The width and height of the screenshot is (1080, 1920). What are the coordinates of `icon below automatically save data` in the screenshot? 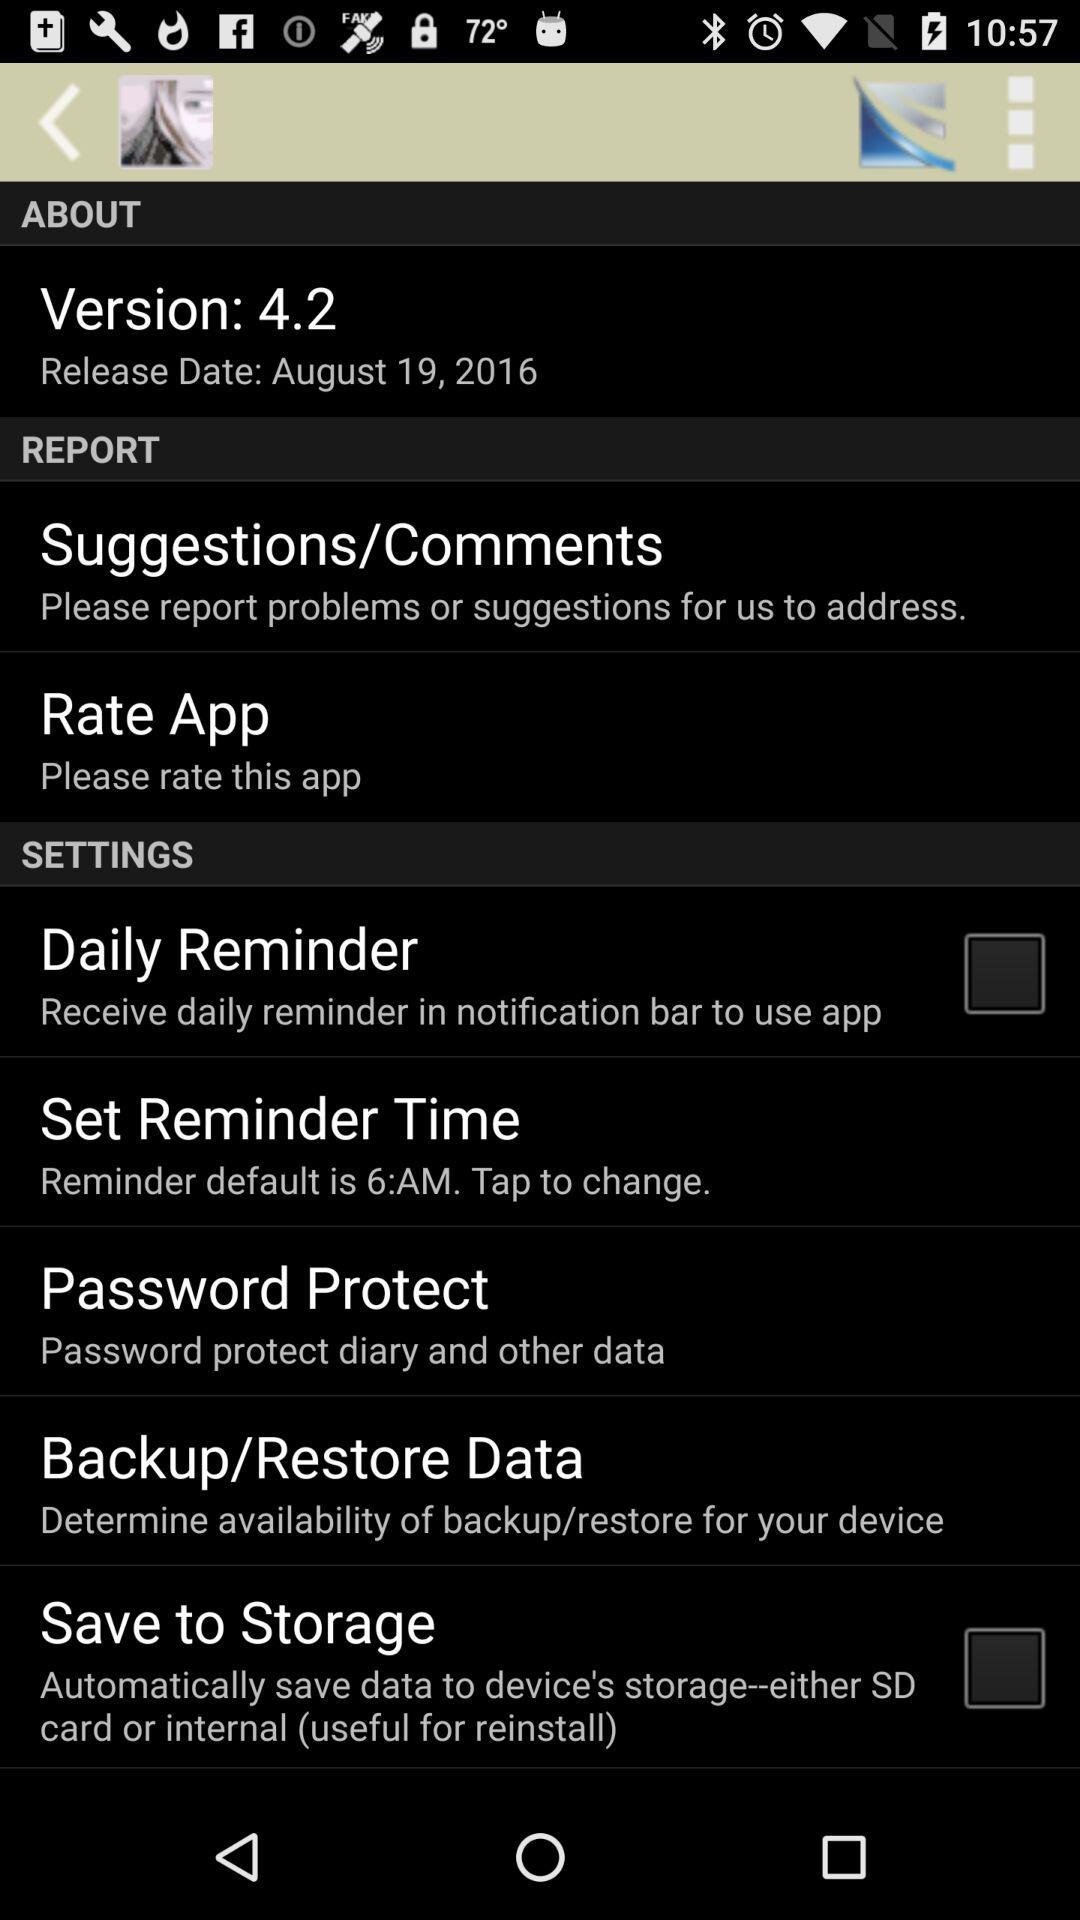 It's located at (238, 1789).